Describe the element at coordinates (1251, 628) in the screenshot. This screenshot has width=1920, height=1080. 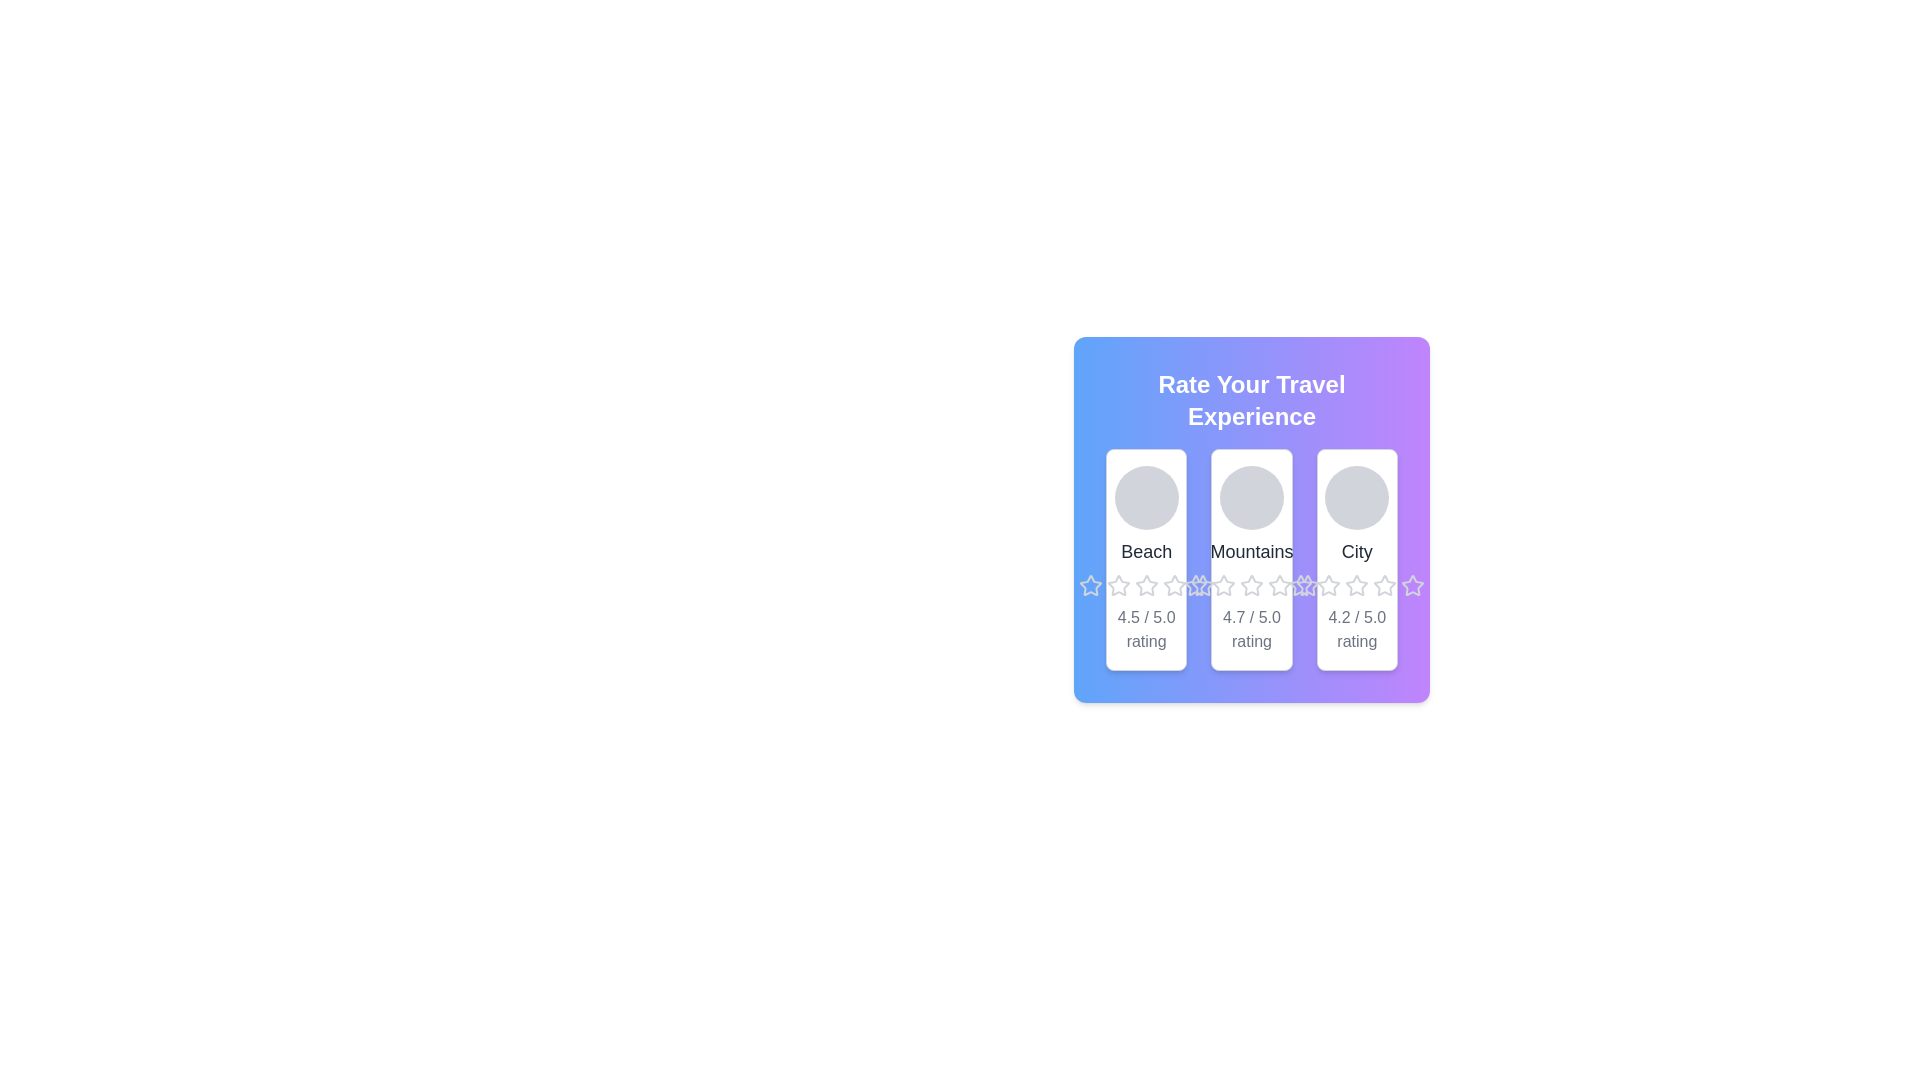
I see `the text label displaying '4.7 / 5.0 rating' in light gray font, located beneath the 'Mountains' title in the middle card of the layout` at that location.